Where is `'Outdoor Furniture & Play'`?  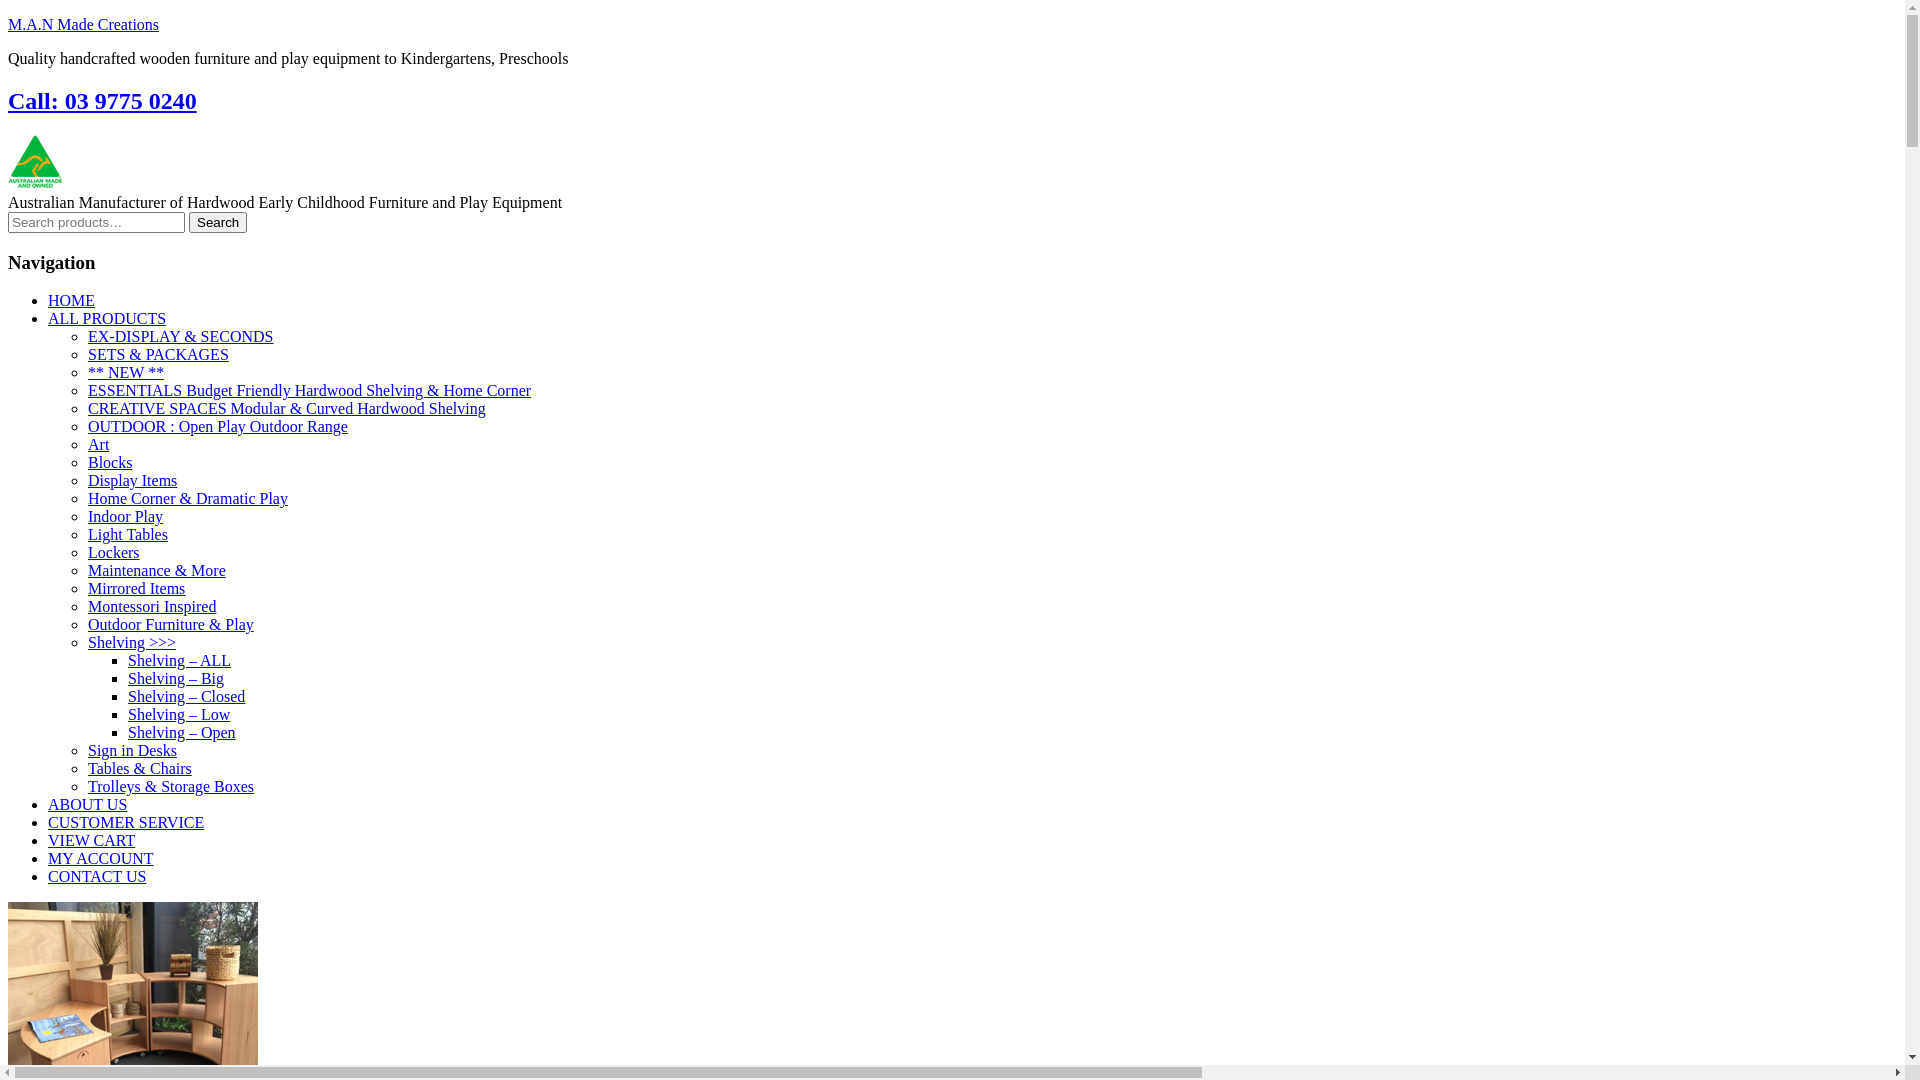 'Outdoor Furniture & Play' is located at coordinates (171, 623).